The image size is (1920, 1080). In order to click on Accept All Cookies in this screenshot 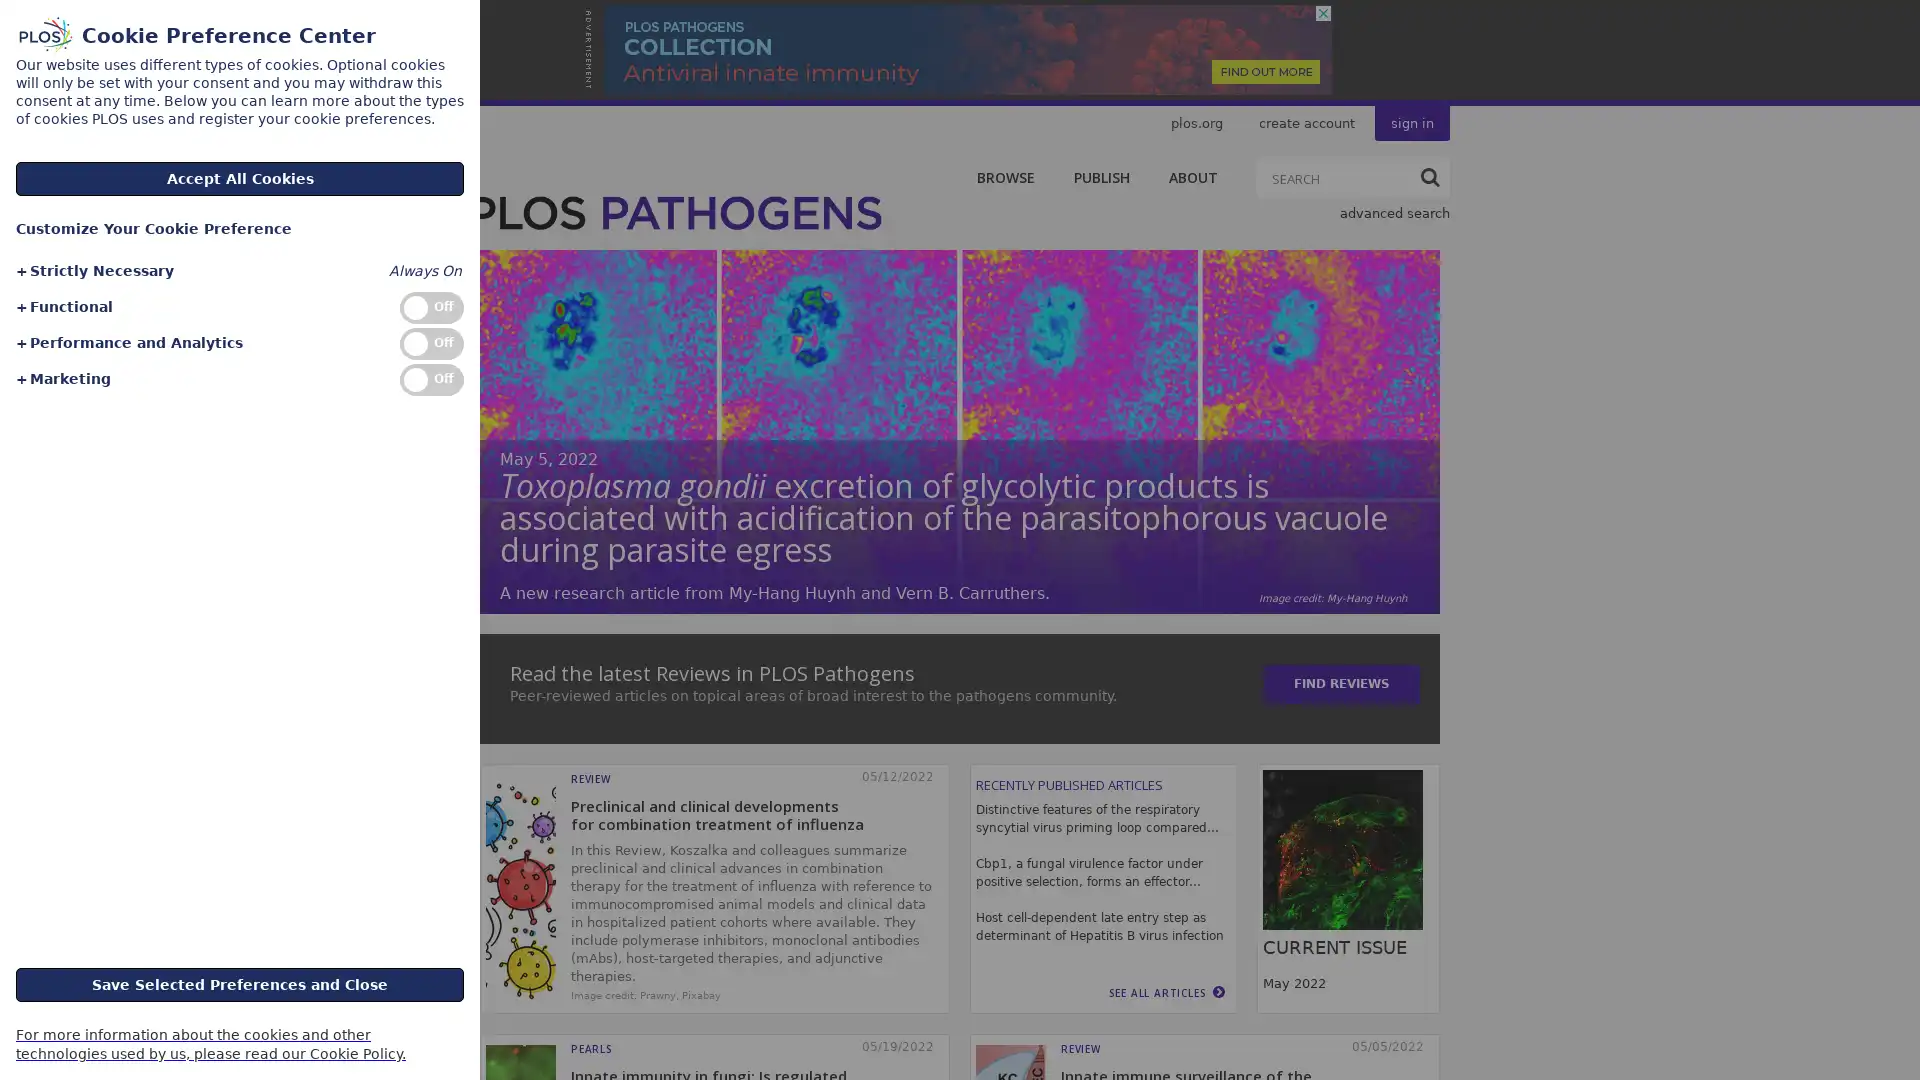, I will do `click(240, 177)`.